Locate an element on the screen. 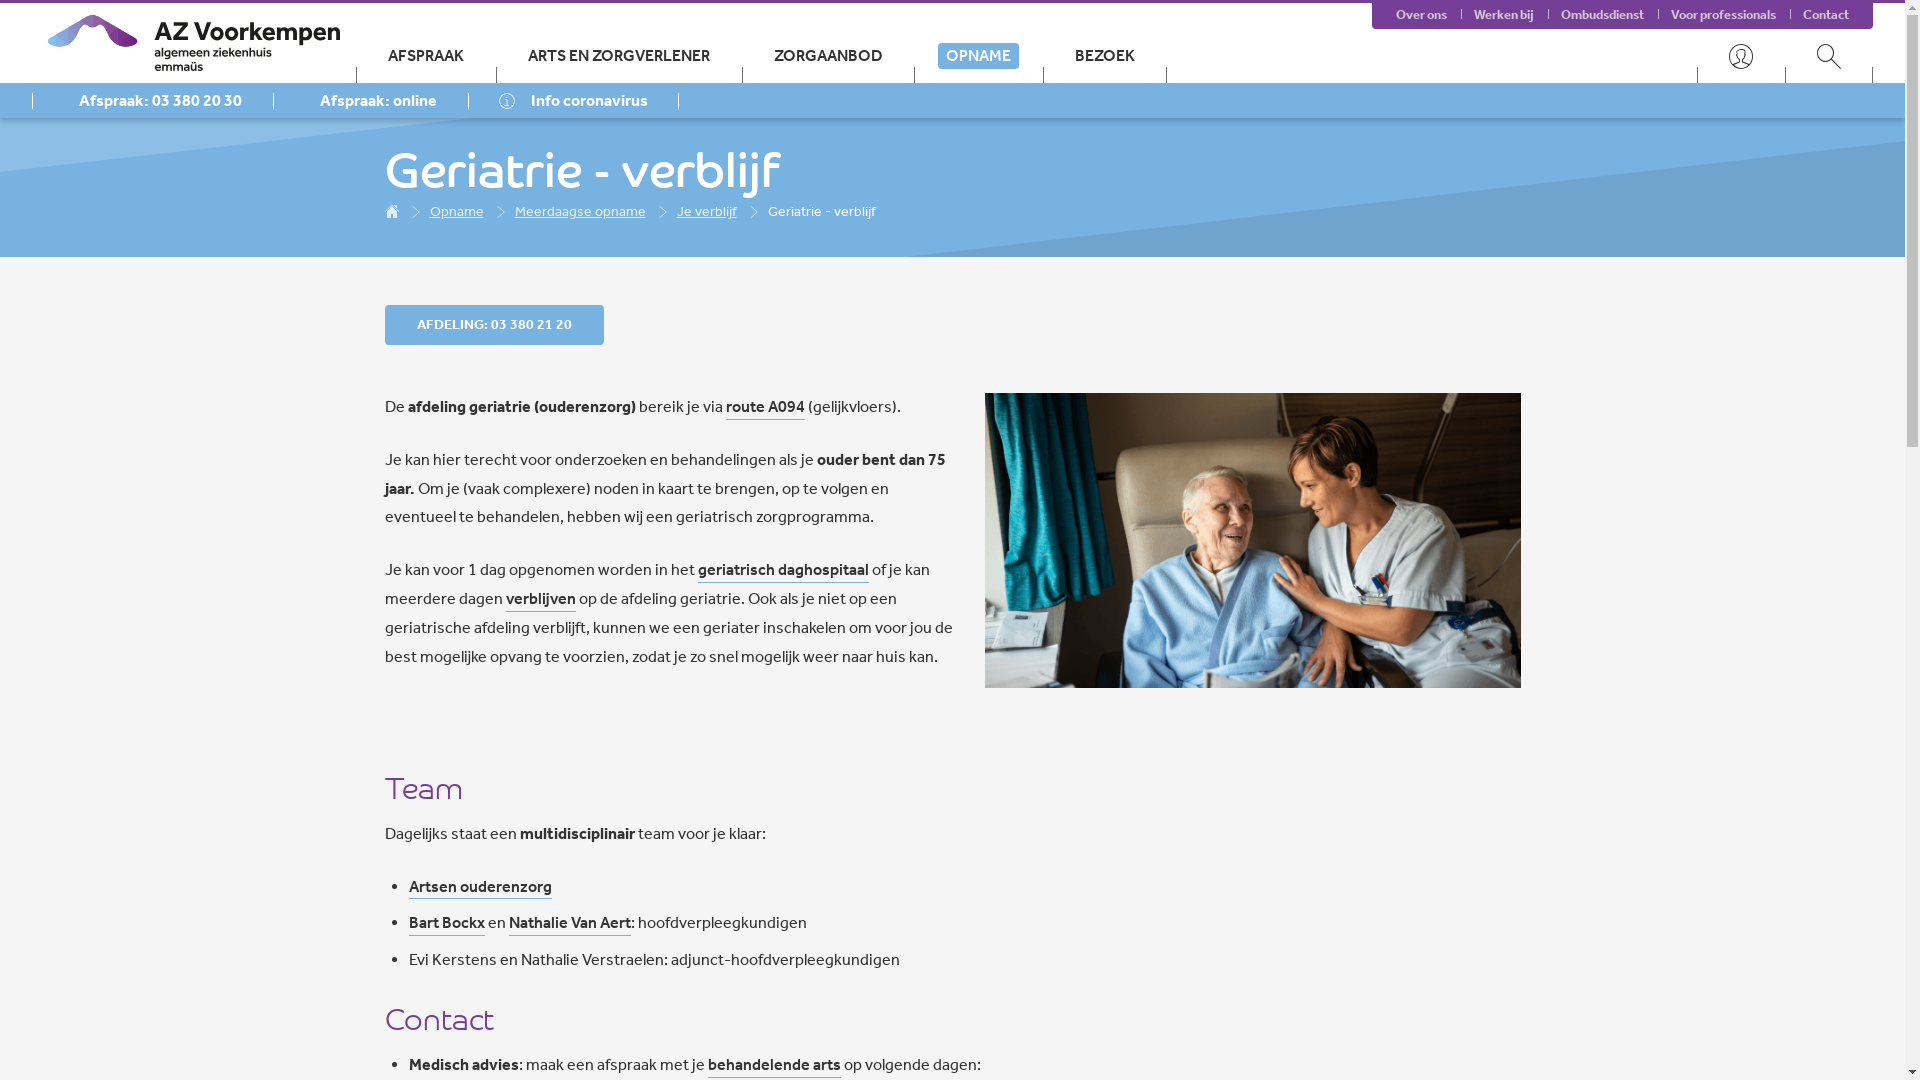 The height and width of the screenshot is (1080, 1920). 'Afspraak: 03 380 20 30' is located at coordinates (151, 100).